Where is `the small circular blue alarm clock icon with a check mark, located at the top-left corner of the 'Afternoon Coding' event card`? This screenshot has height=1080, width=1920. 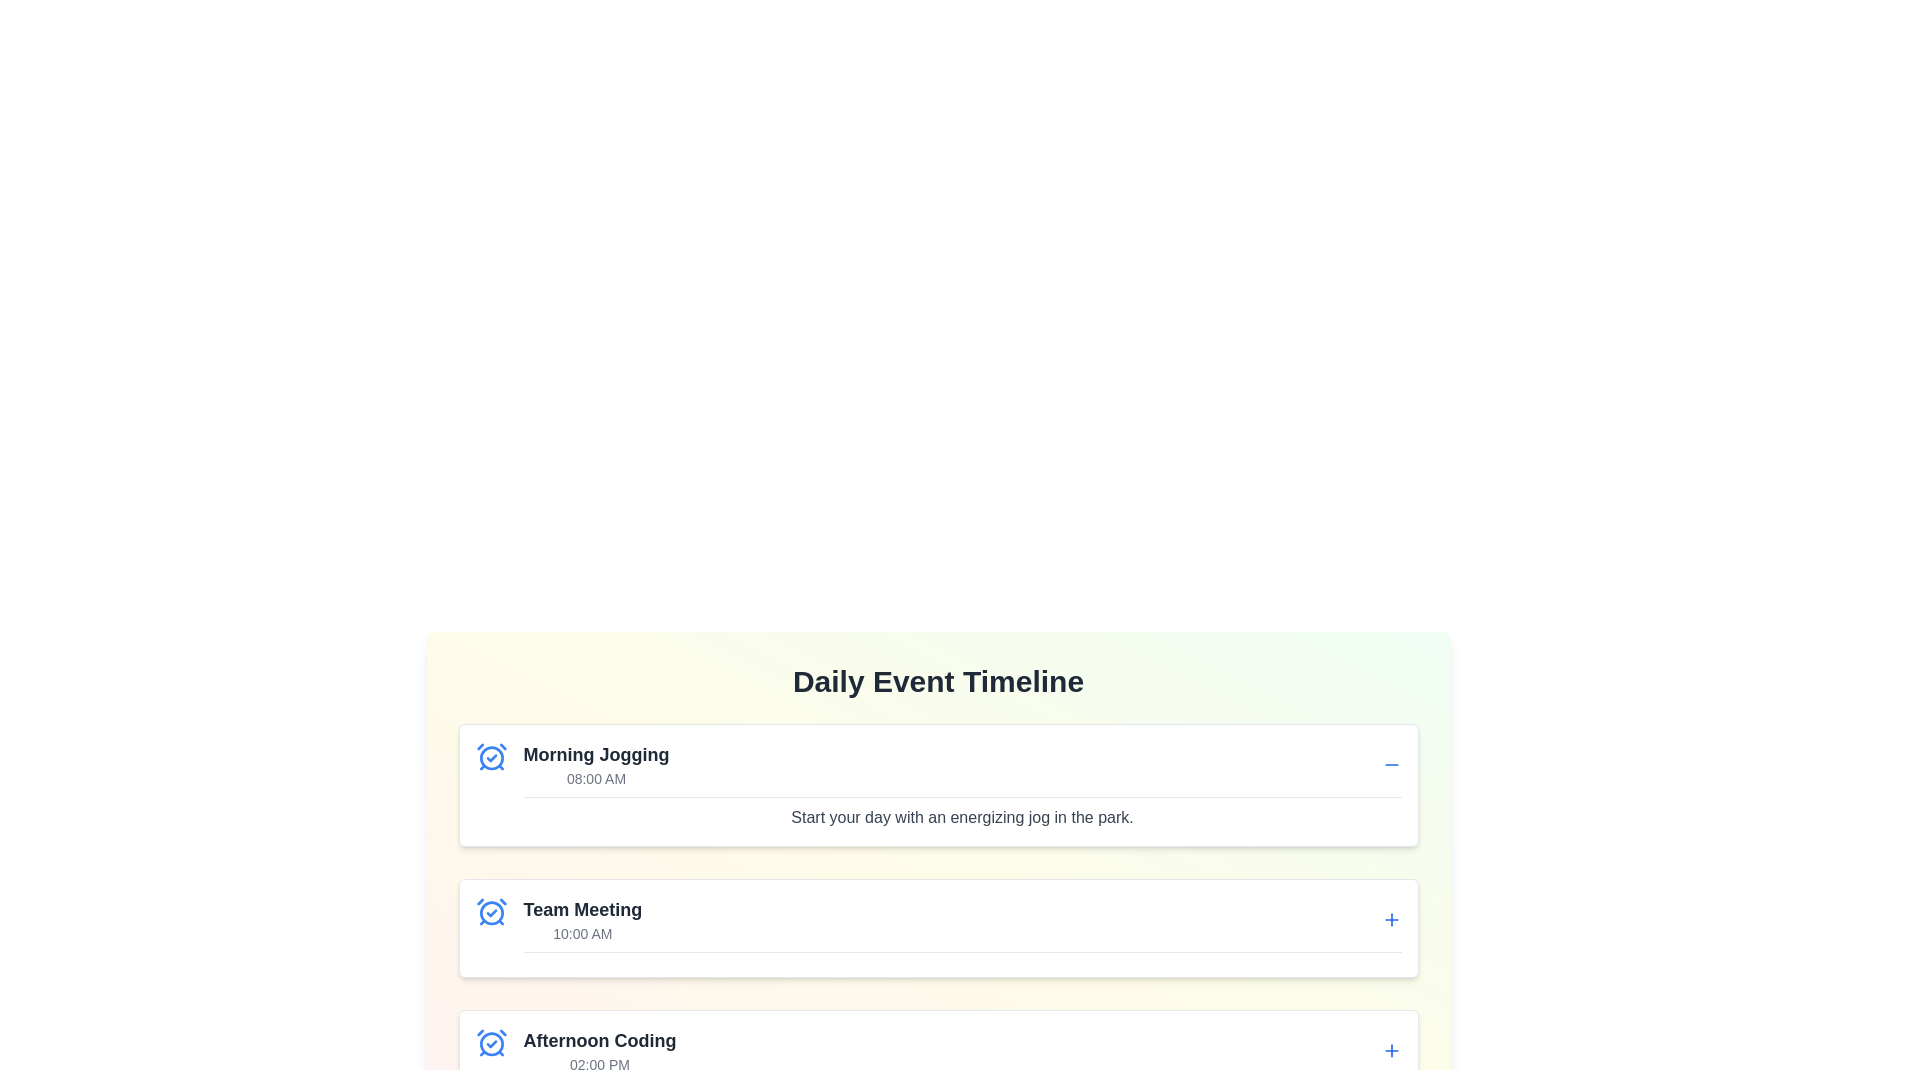 the small circular blue alarm clock icon with a check mark, located at the top-left corner of the 'Afternoon Coding' event card is located at coordinates (491, 1041).